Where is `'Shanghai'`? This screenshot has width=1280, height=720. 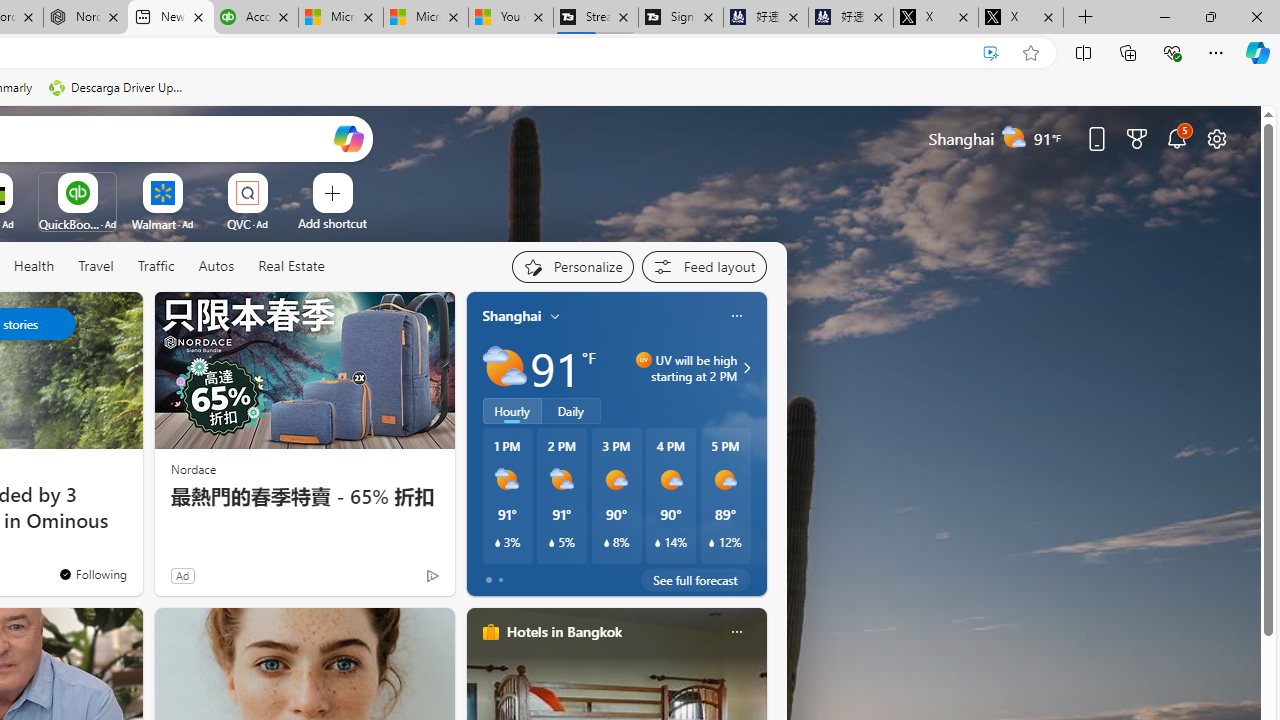 'Shanghai' is located at coordinates (512, 315).